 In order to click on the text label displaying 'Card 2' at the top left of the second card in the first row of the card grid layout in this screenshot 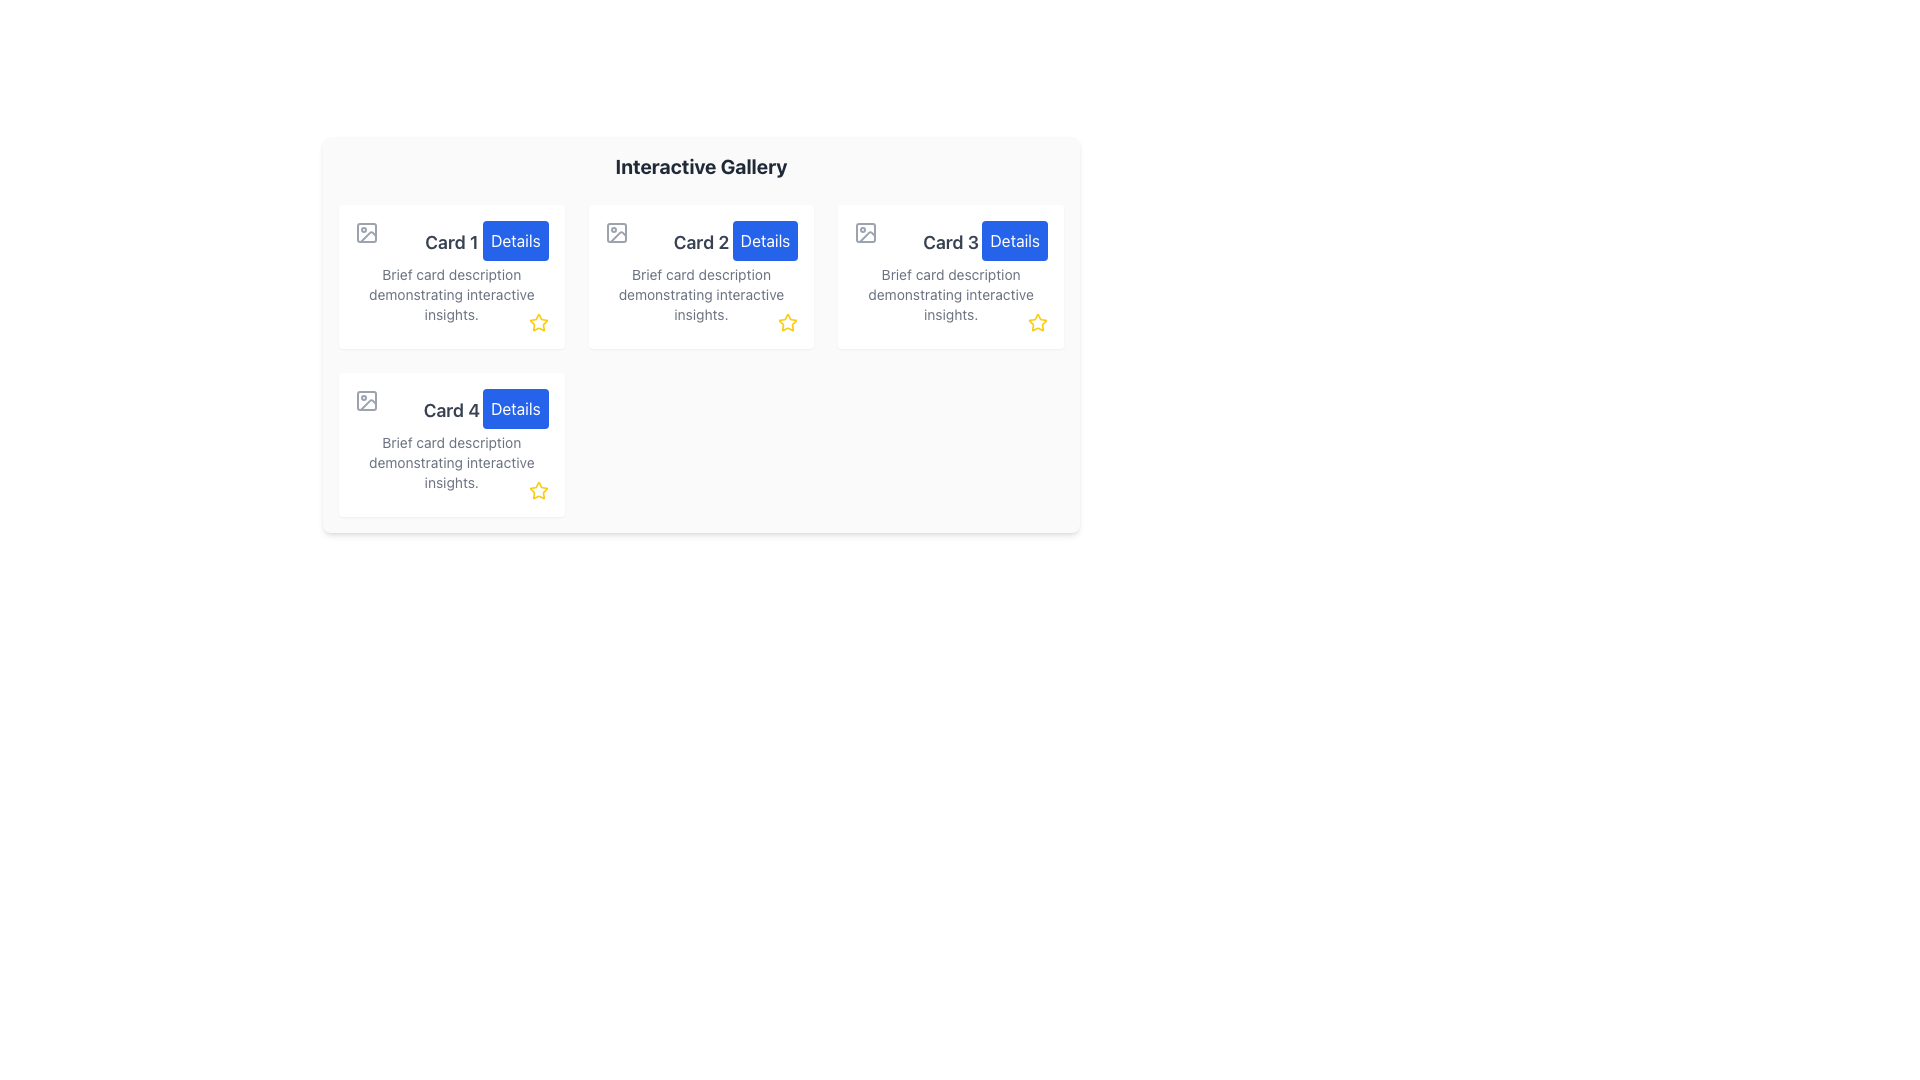, I will do `click(701, 242)`.